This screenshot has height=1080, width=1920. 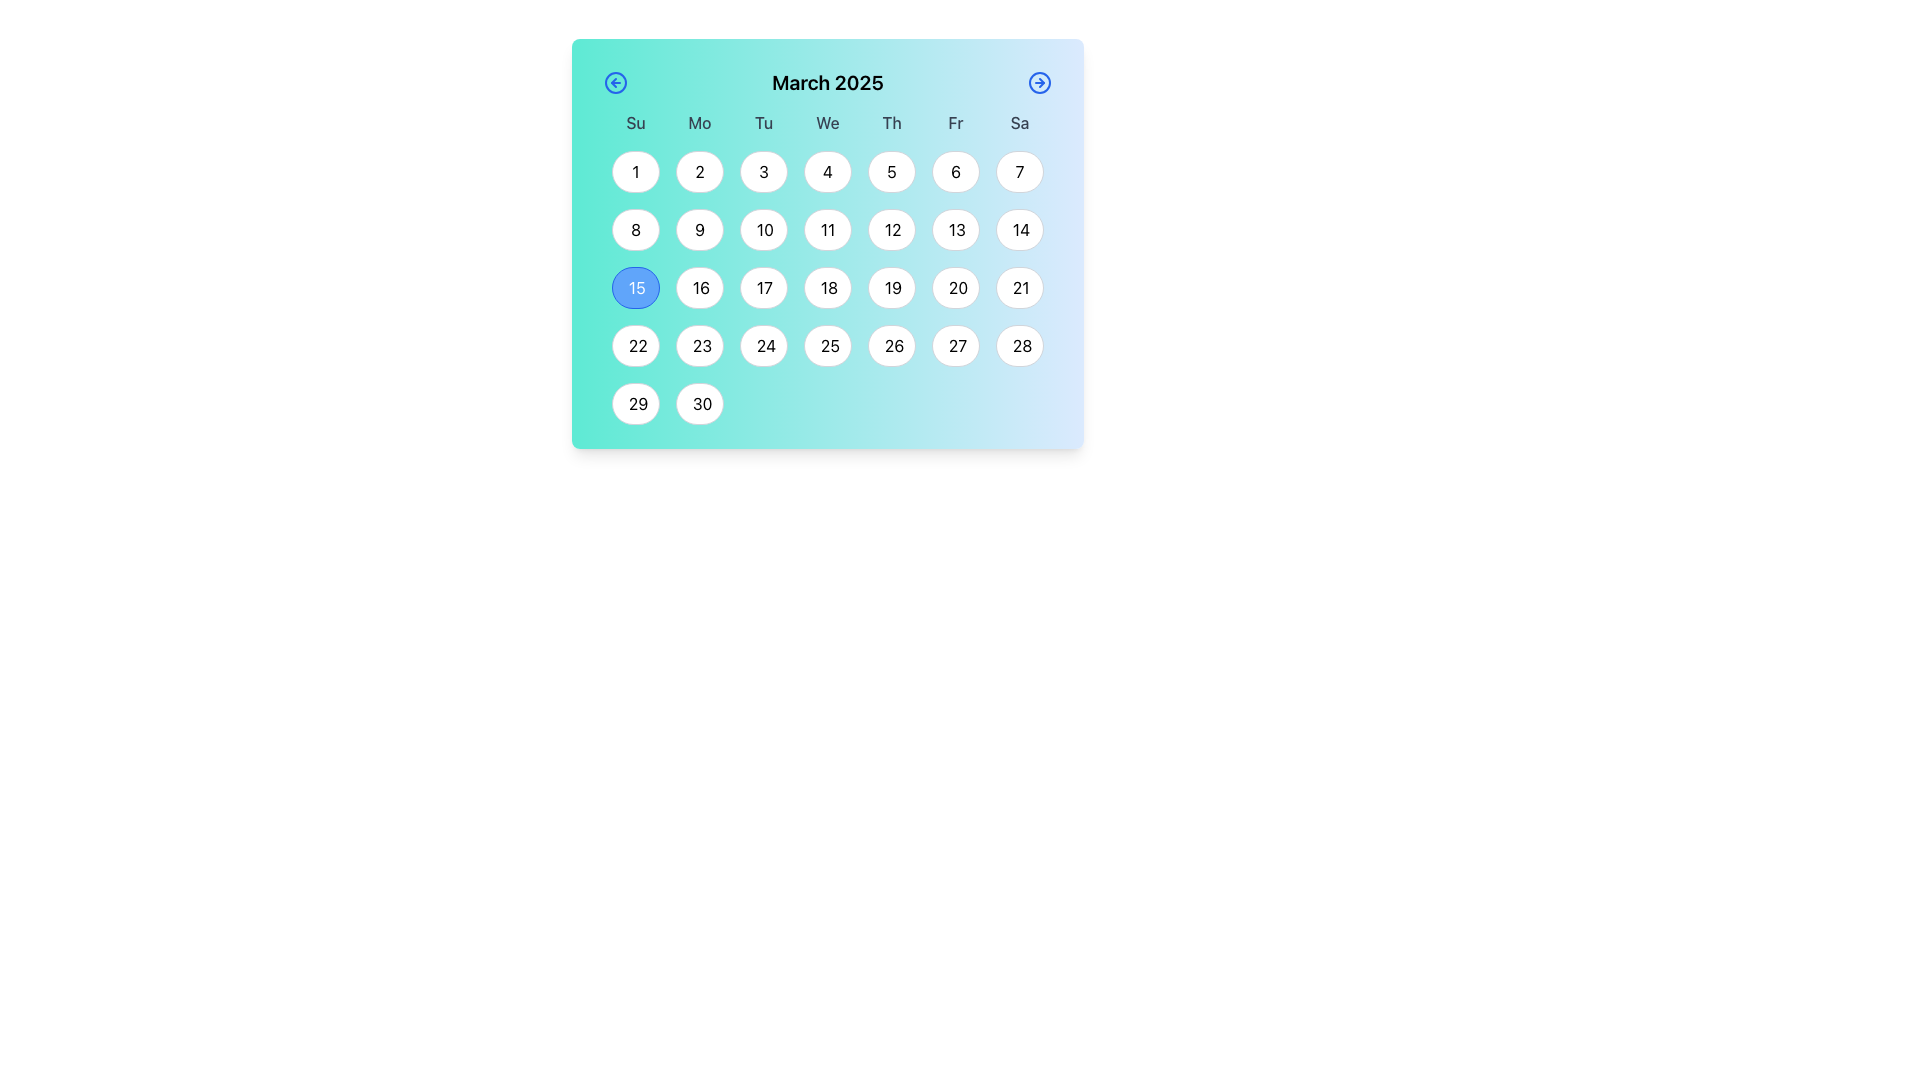 I want to click on the SVG circle element that is part of the back navigation button located at the top-left corner of the calendar interface, adjacent to the month and year display ('March 2025'), so click(x=614, y=82).